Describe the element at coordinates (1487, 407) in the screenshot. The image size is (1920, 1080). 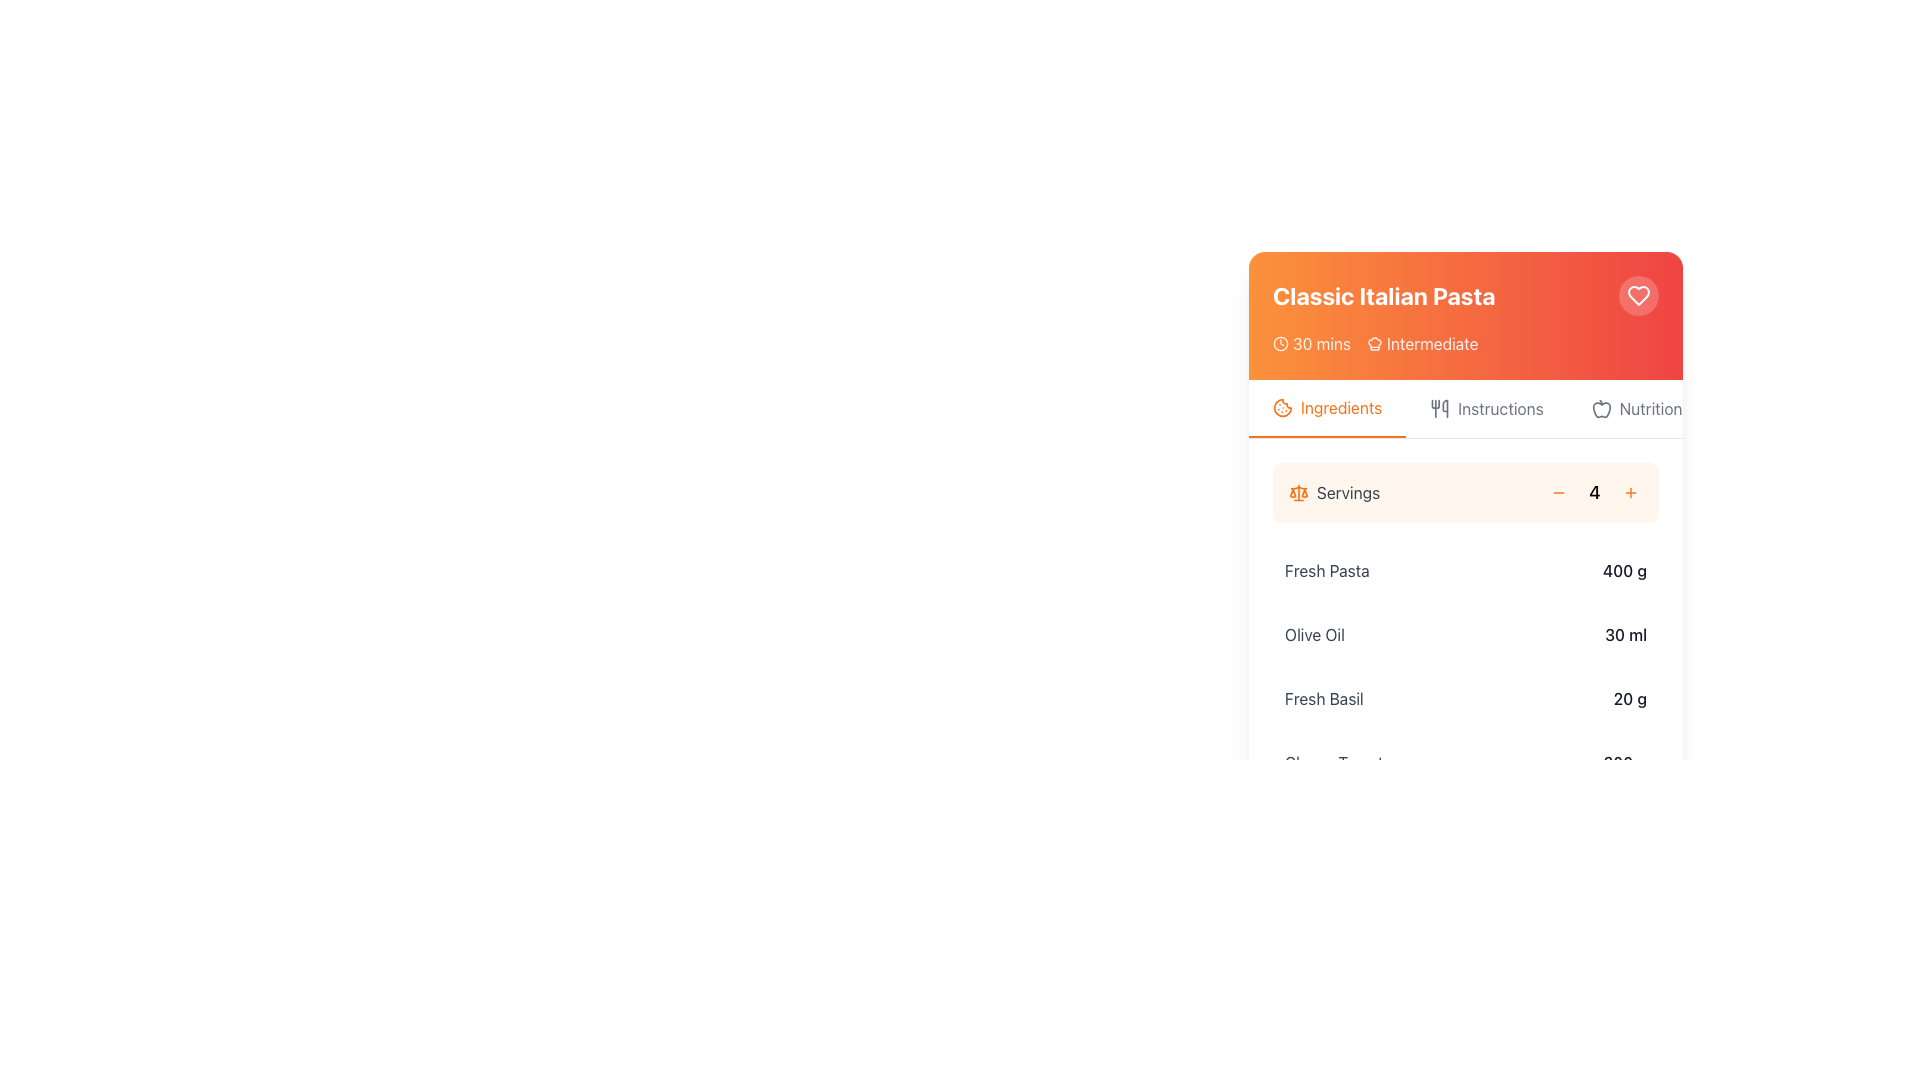
I see `the 'Instructions' tab element, which features a fork and knife icon and text styled in gray that changes to orange on hover` at that location.